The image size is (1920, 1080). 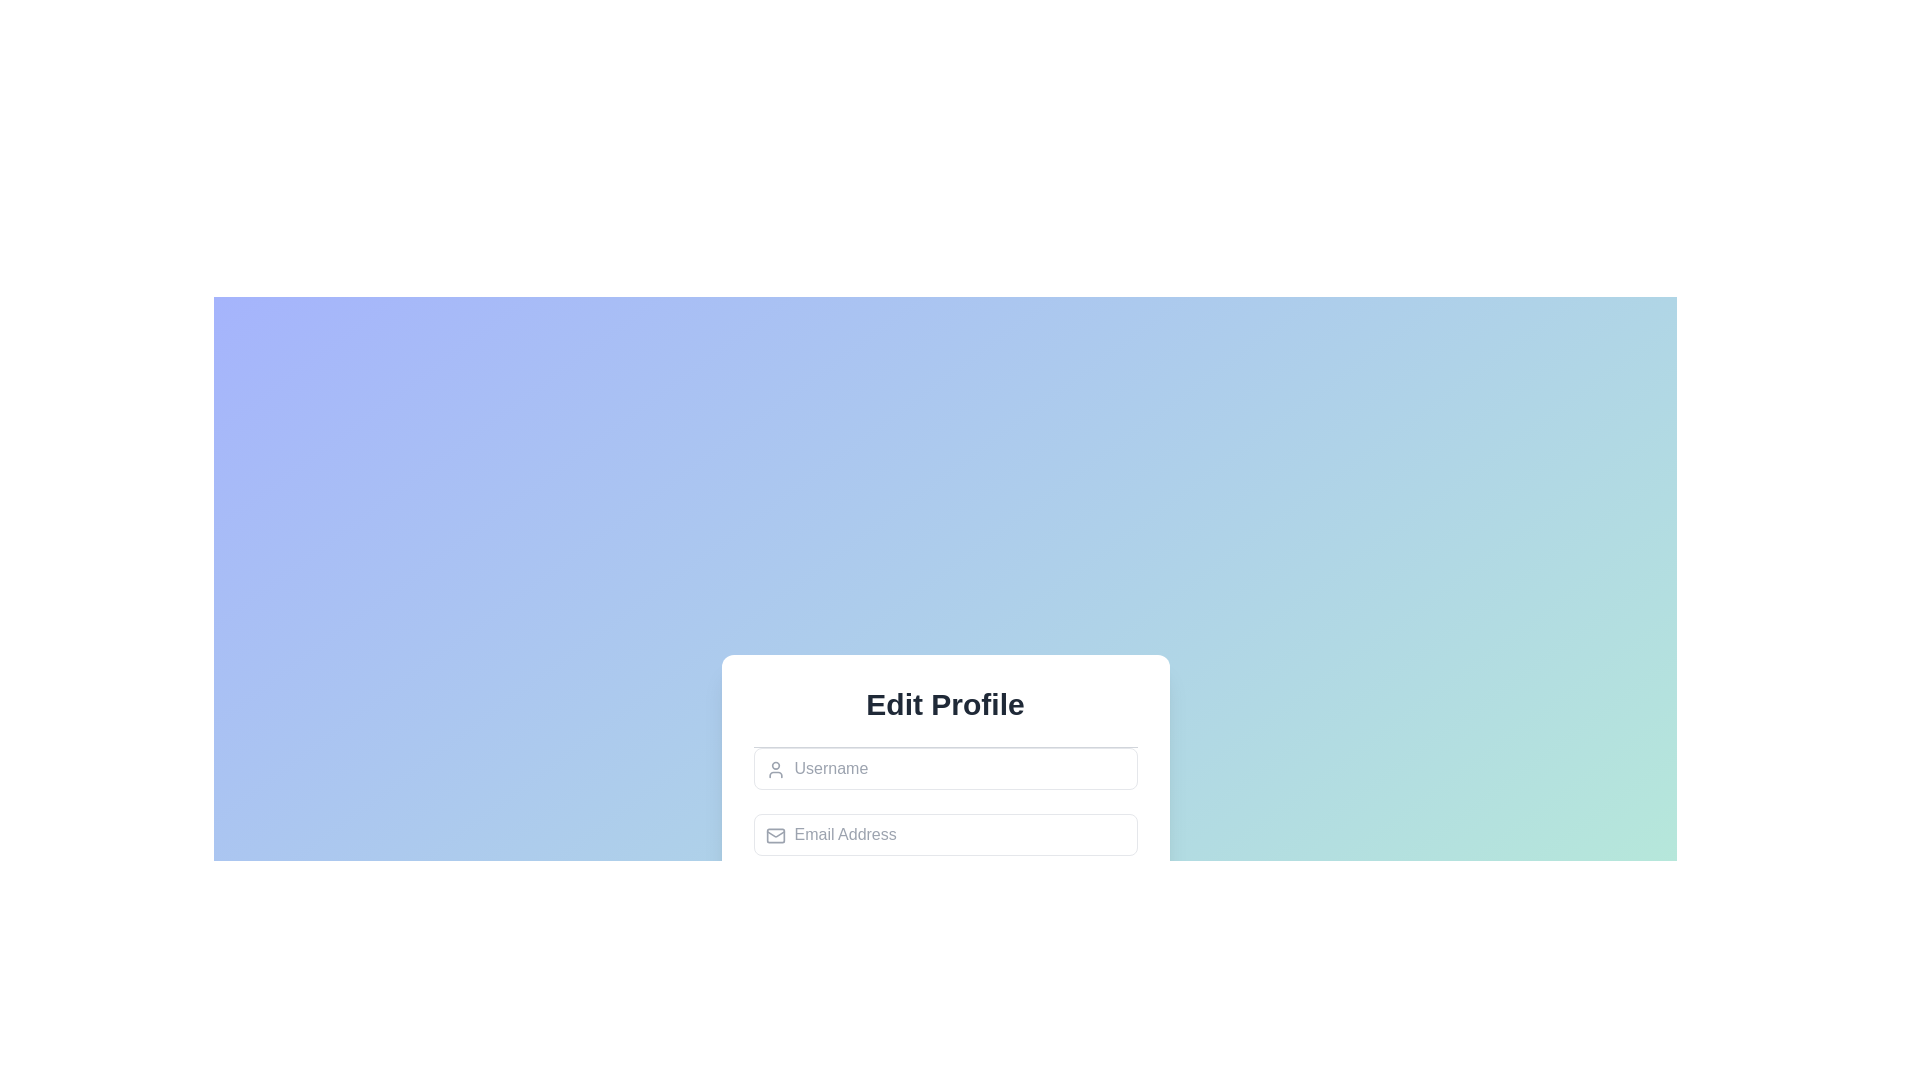 I want to click on the icon that visually indicates the 'Username' input field, located to the immediate left inside the input area, so click(x=774, y=769).